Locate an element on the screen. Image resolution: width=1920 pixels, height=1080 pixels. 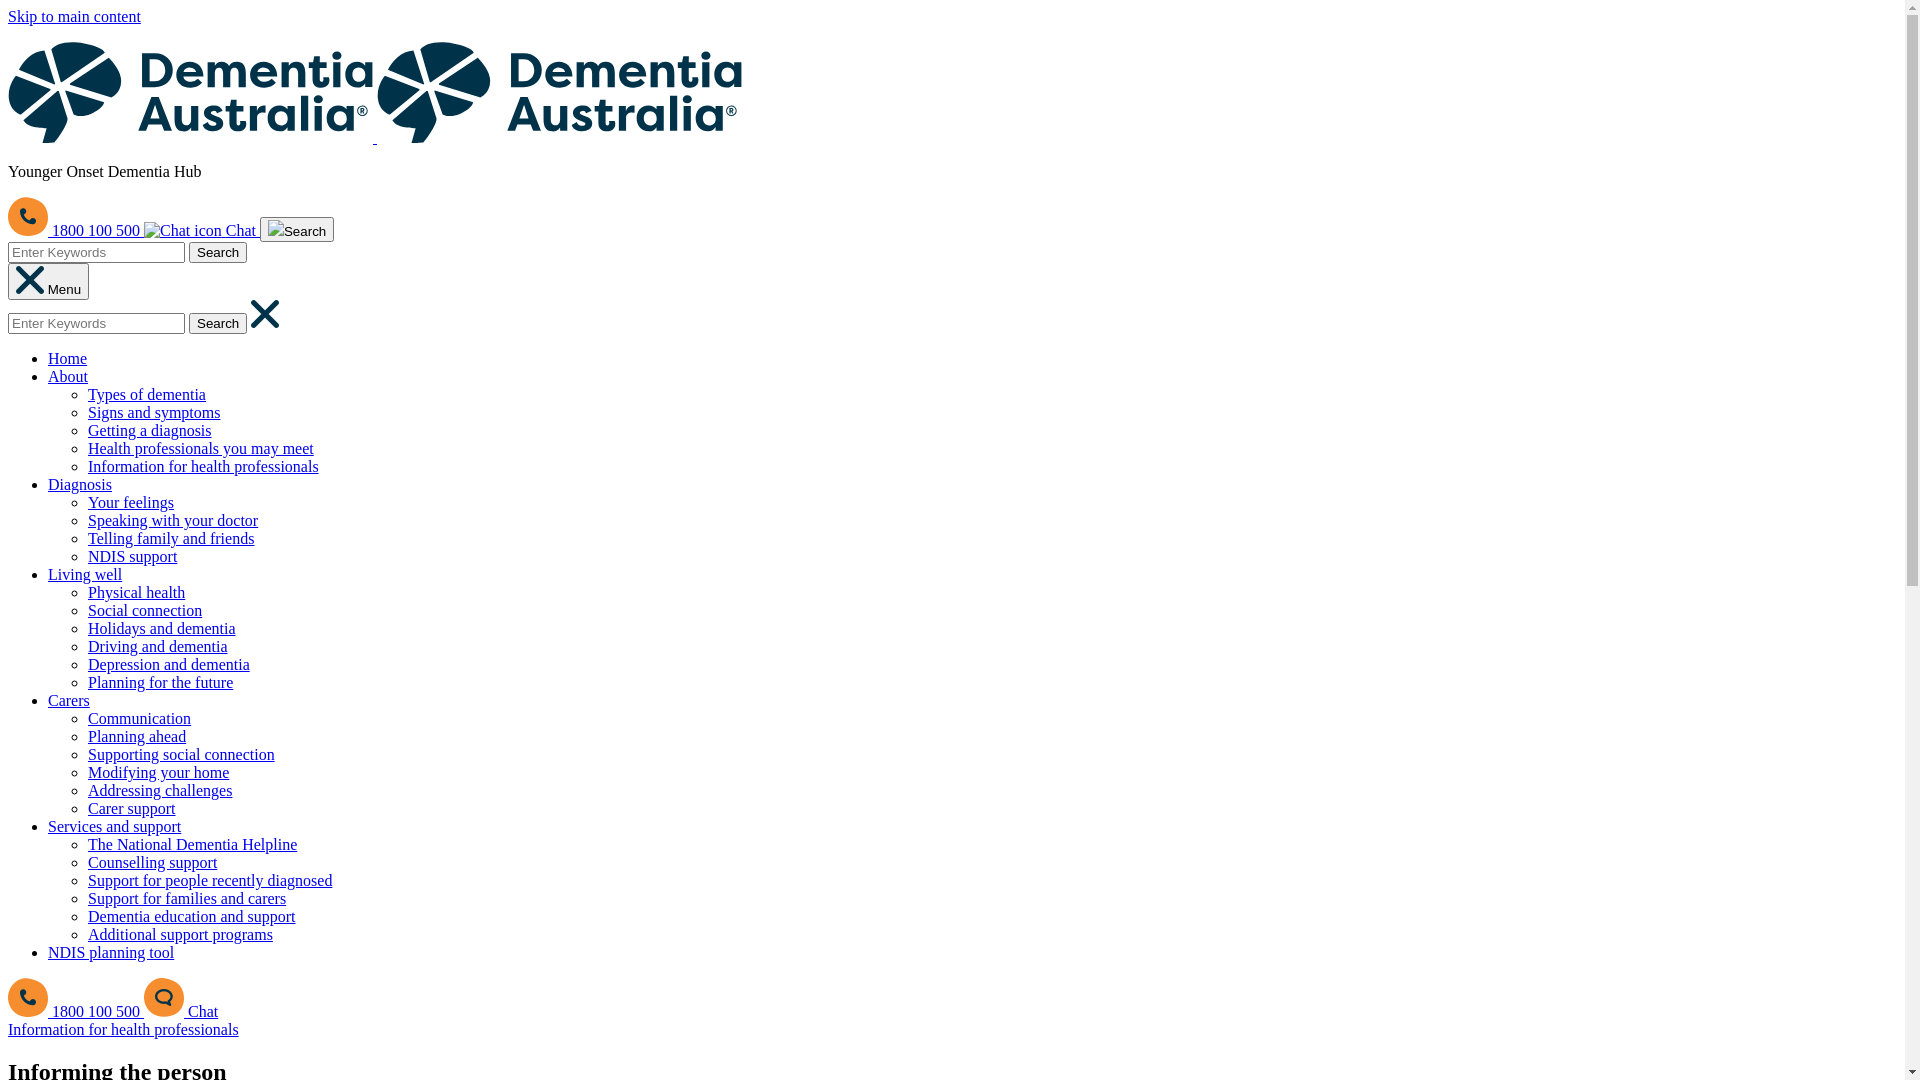
'Support for people recently diagnosed' is located at coordinates (210, 879).